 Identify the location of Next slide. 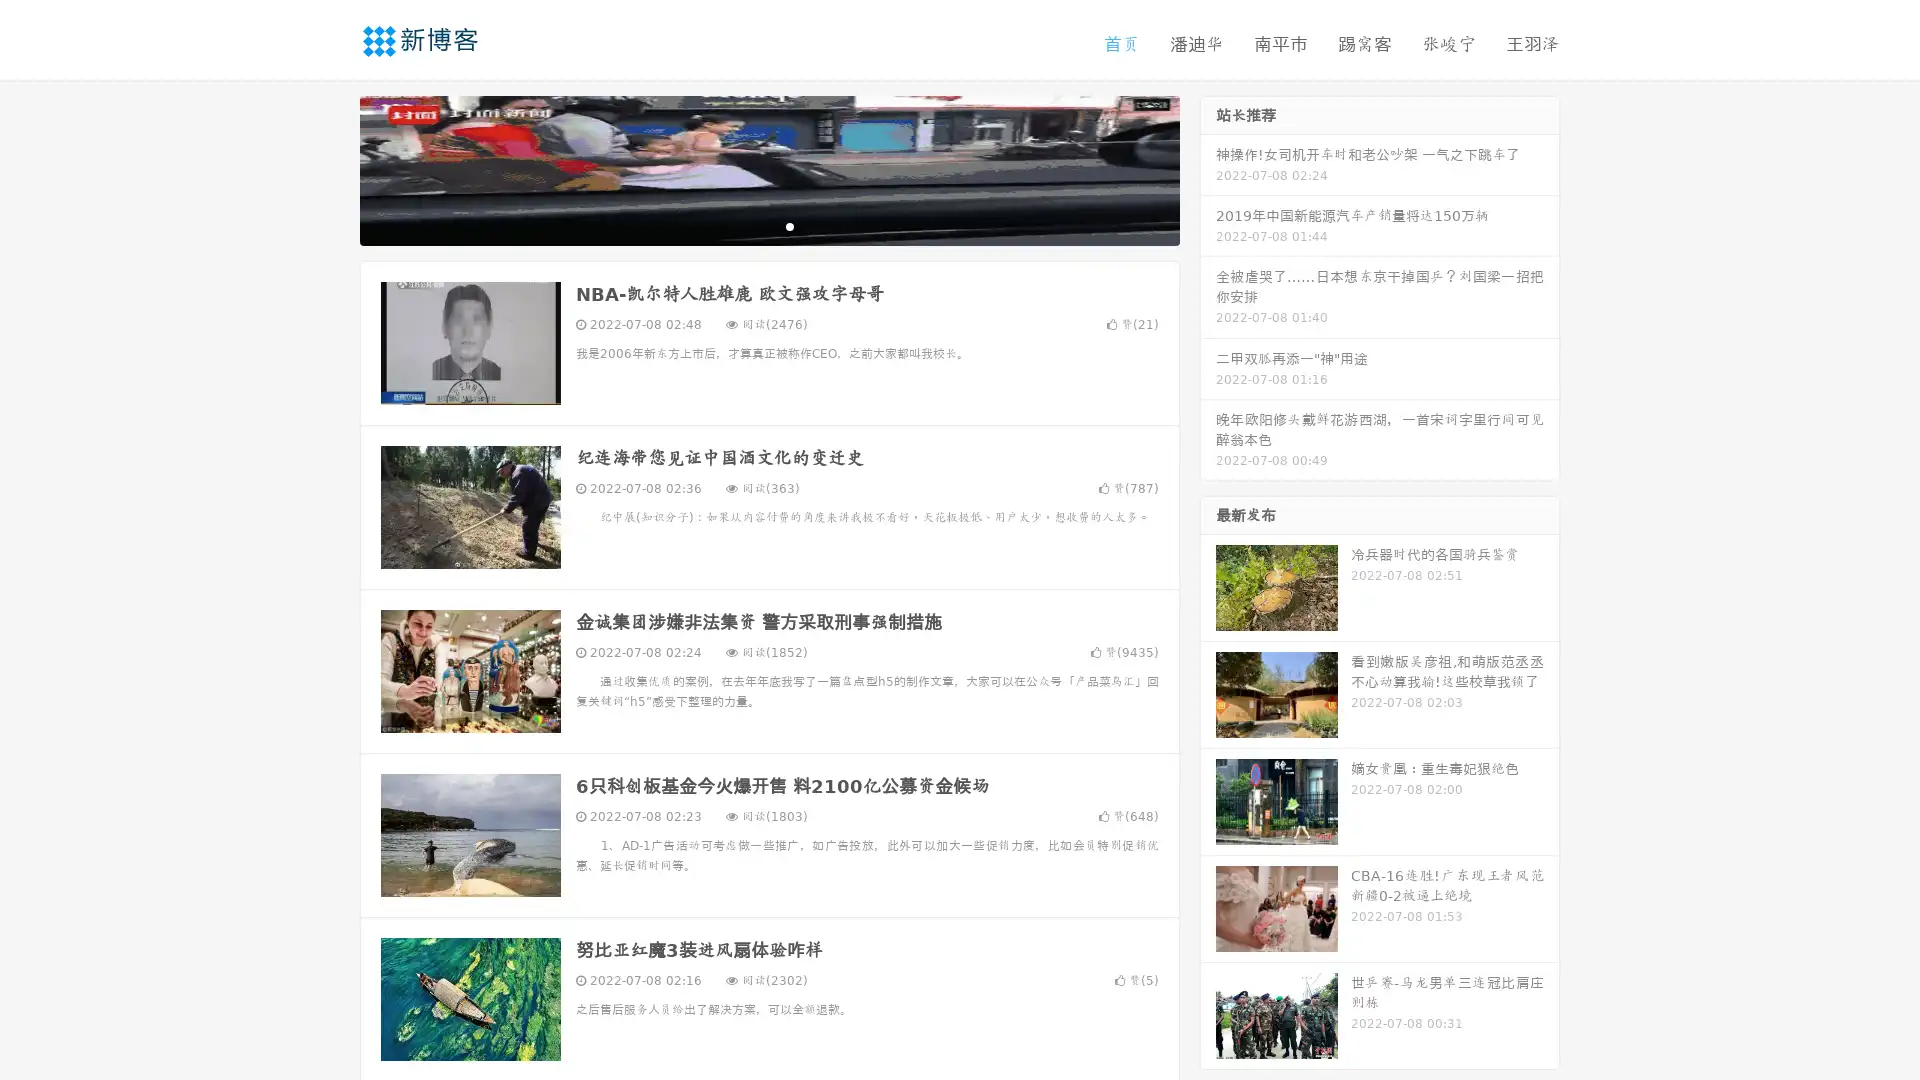
(1208, 168).